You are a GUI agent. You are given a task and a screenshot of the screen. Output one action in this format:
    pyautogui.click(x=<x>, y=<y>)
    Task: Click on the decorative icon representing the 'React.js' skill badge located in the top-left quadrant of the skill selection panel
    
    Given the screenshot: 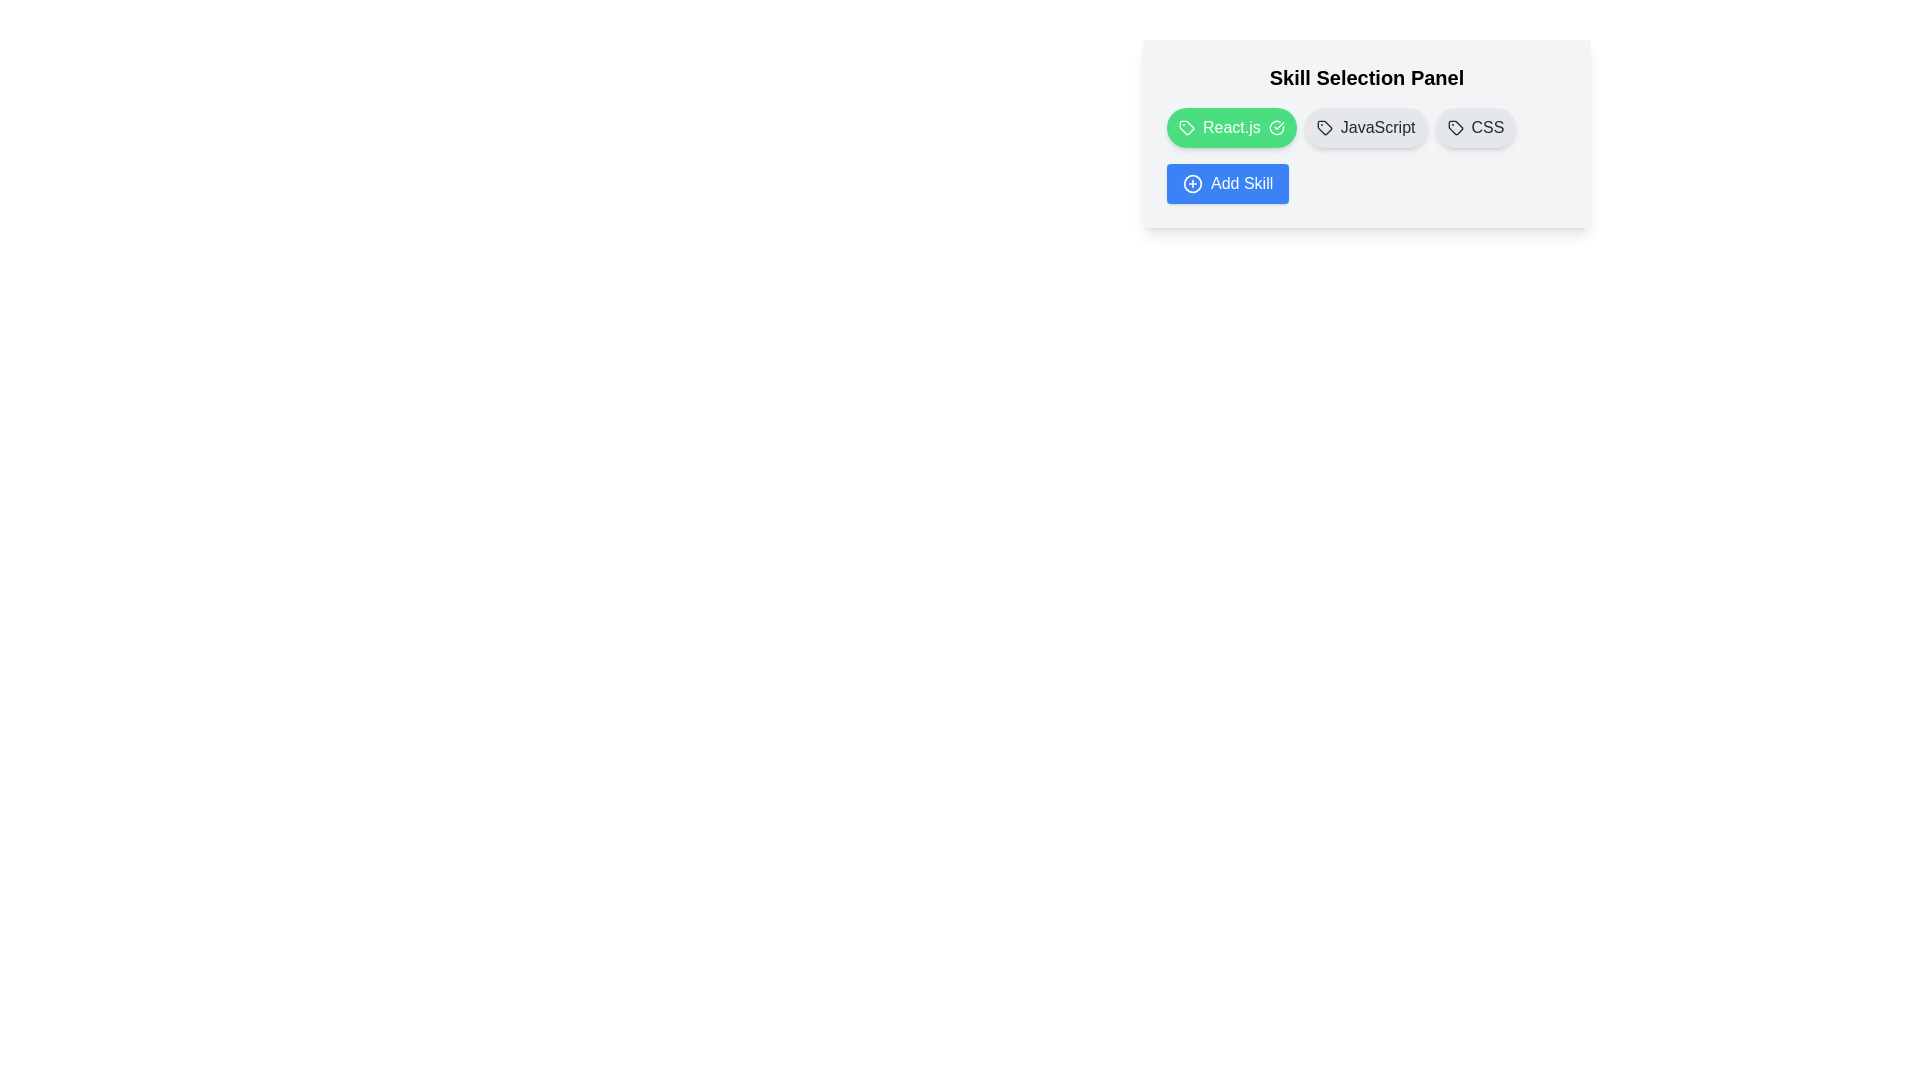 What is the action you would take?
    pyautogui.click(x=1186, y=127)
    